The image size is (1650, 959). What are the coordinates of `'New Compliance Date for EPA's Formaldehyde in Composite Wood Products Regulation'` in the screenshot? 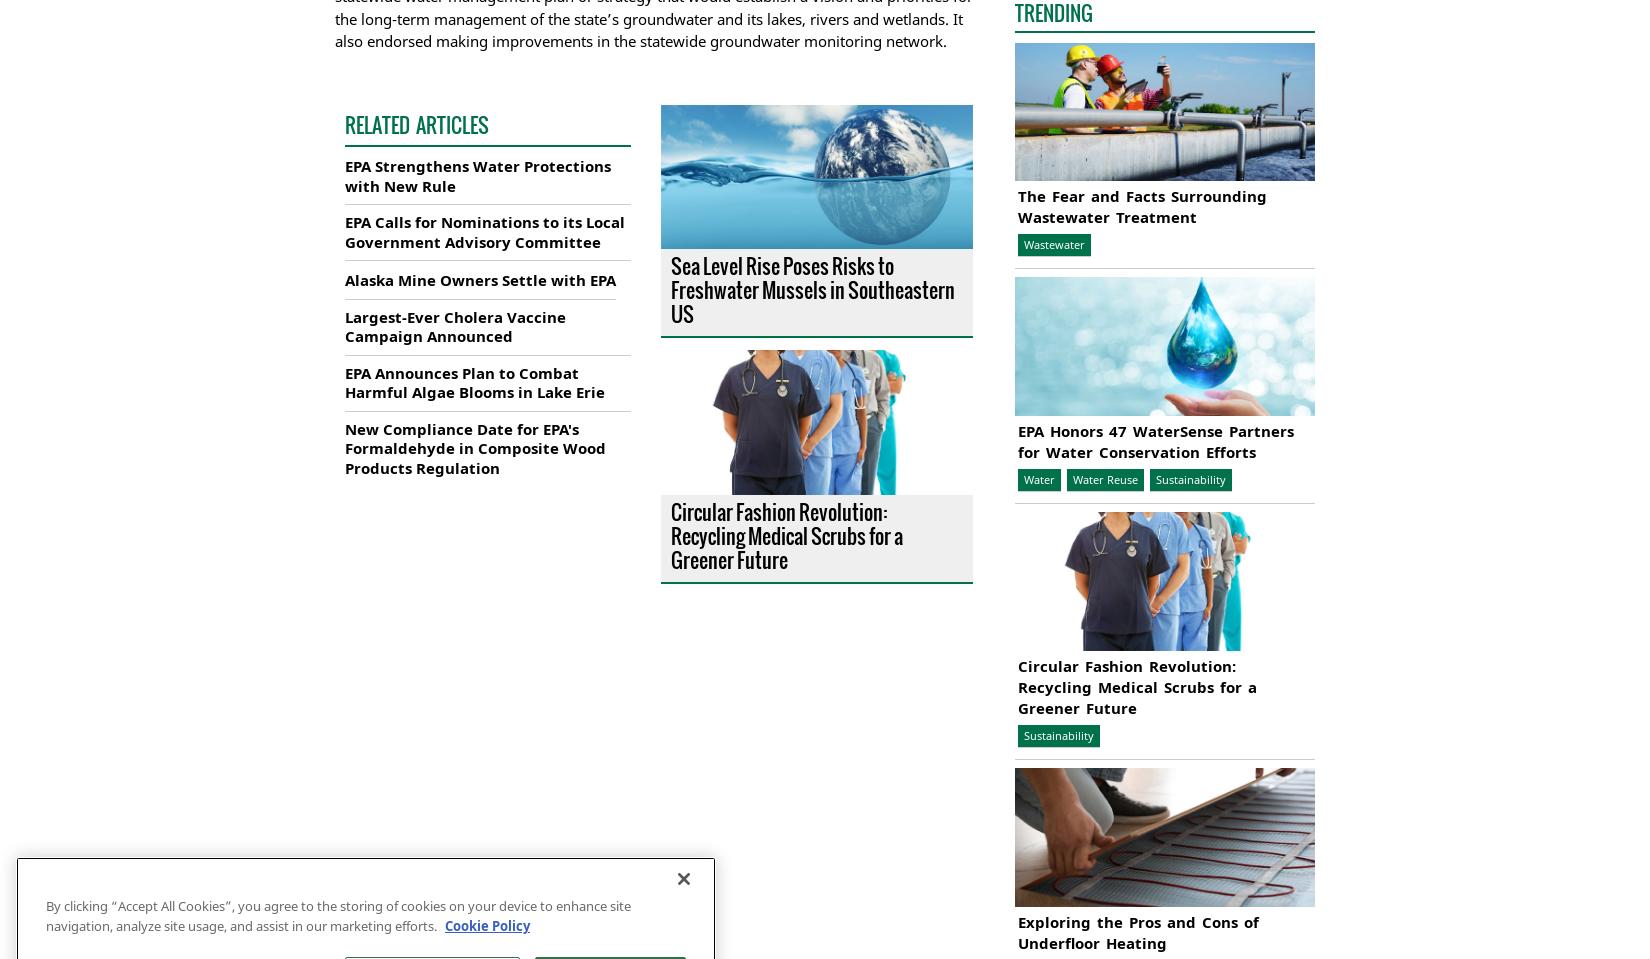 It's located at (474, 446).